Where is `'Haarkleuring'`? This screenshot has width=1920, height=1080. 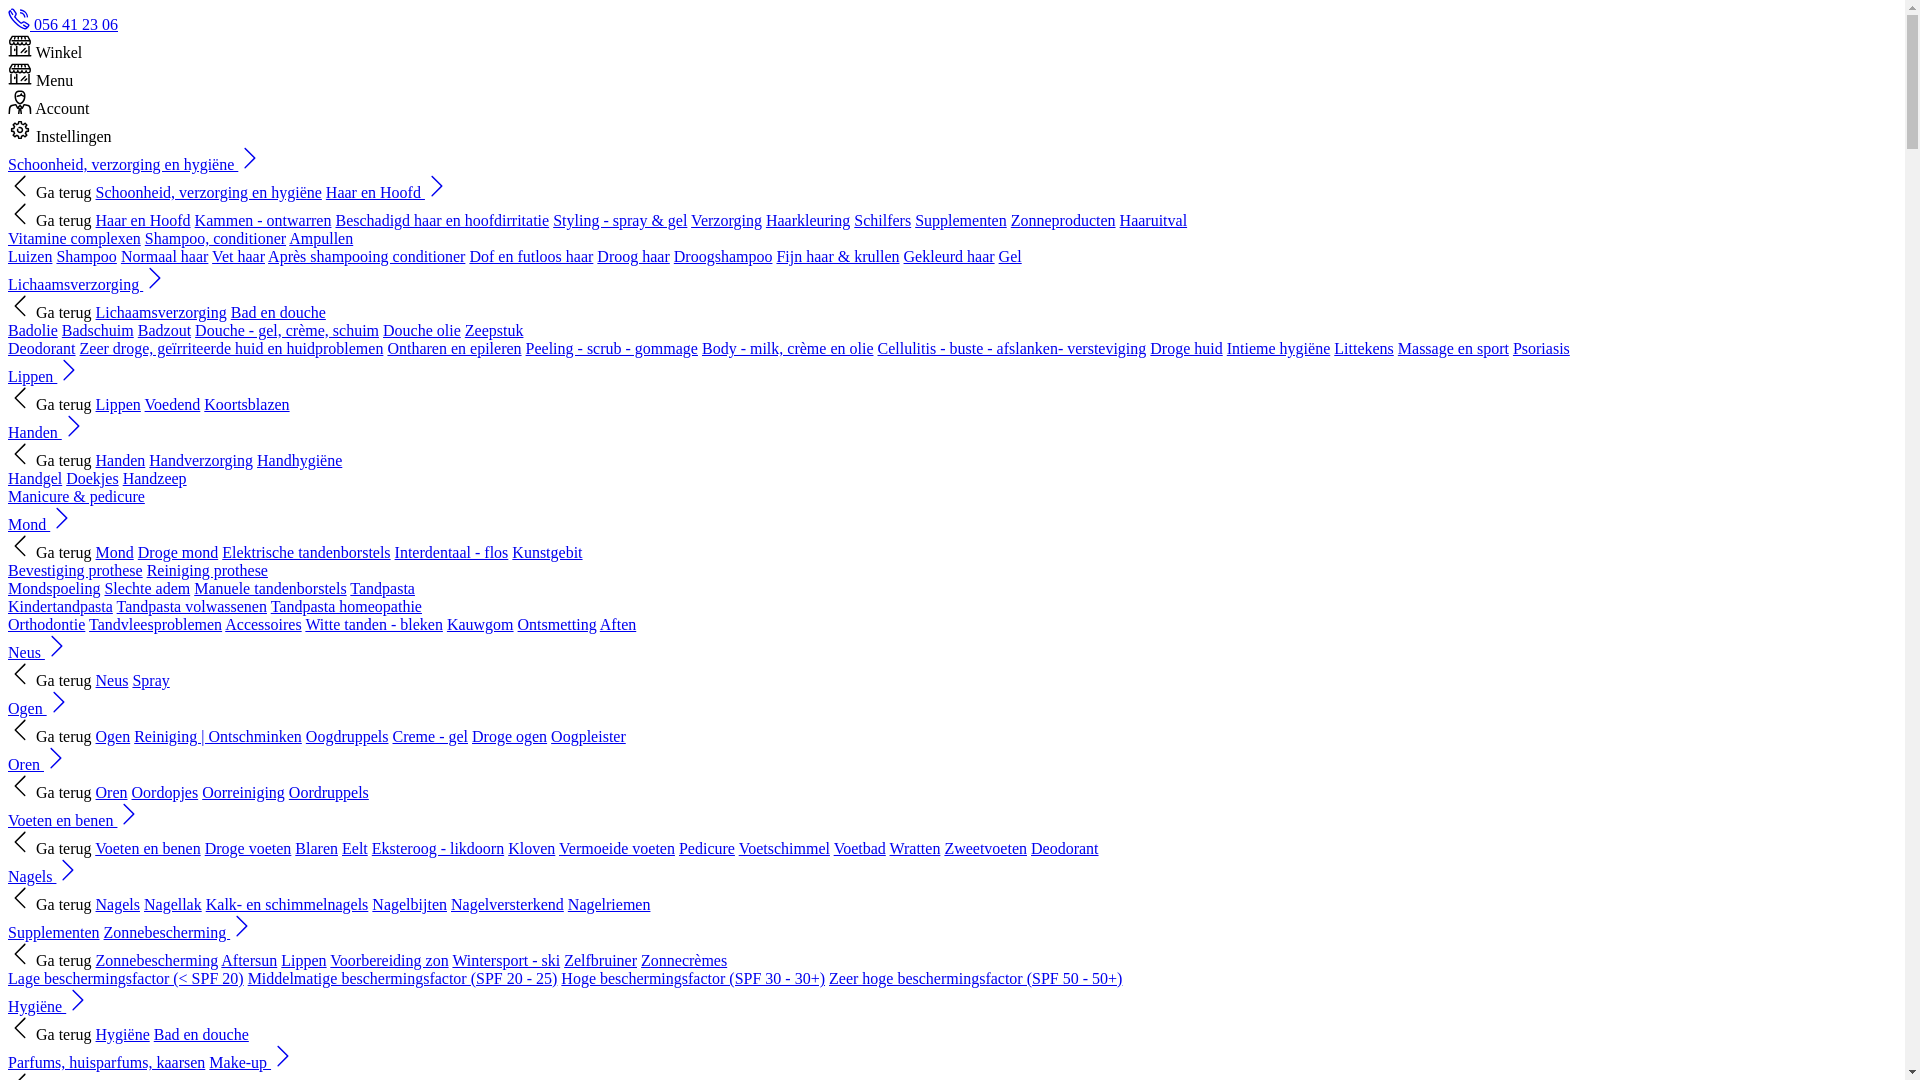 'Haarkleuring' is located at coordinates (807, 220).